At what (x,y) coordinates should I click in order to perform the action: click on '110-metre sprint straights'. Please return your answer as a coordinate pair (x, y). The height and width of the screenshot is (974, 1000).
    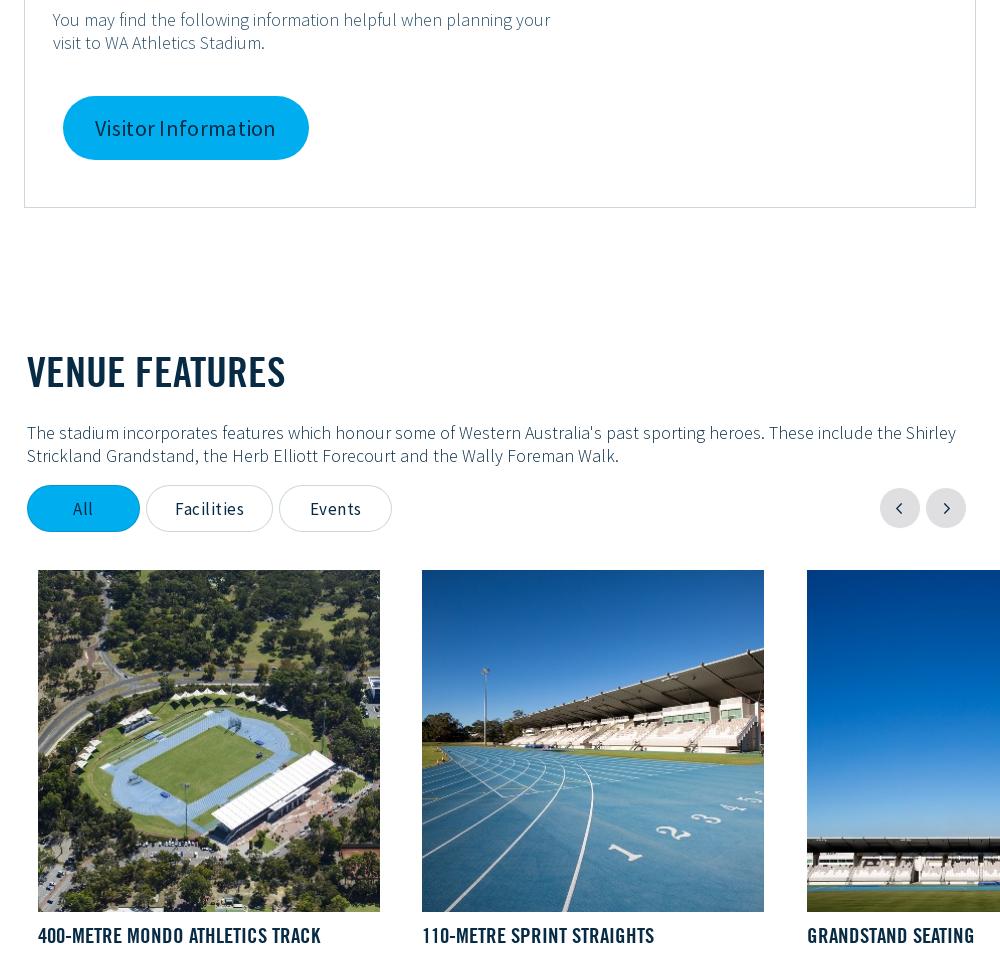
    Looking at the image, I should click on (538, 934).